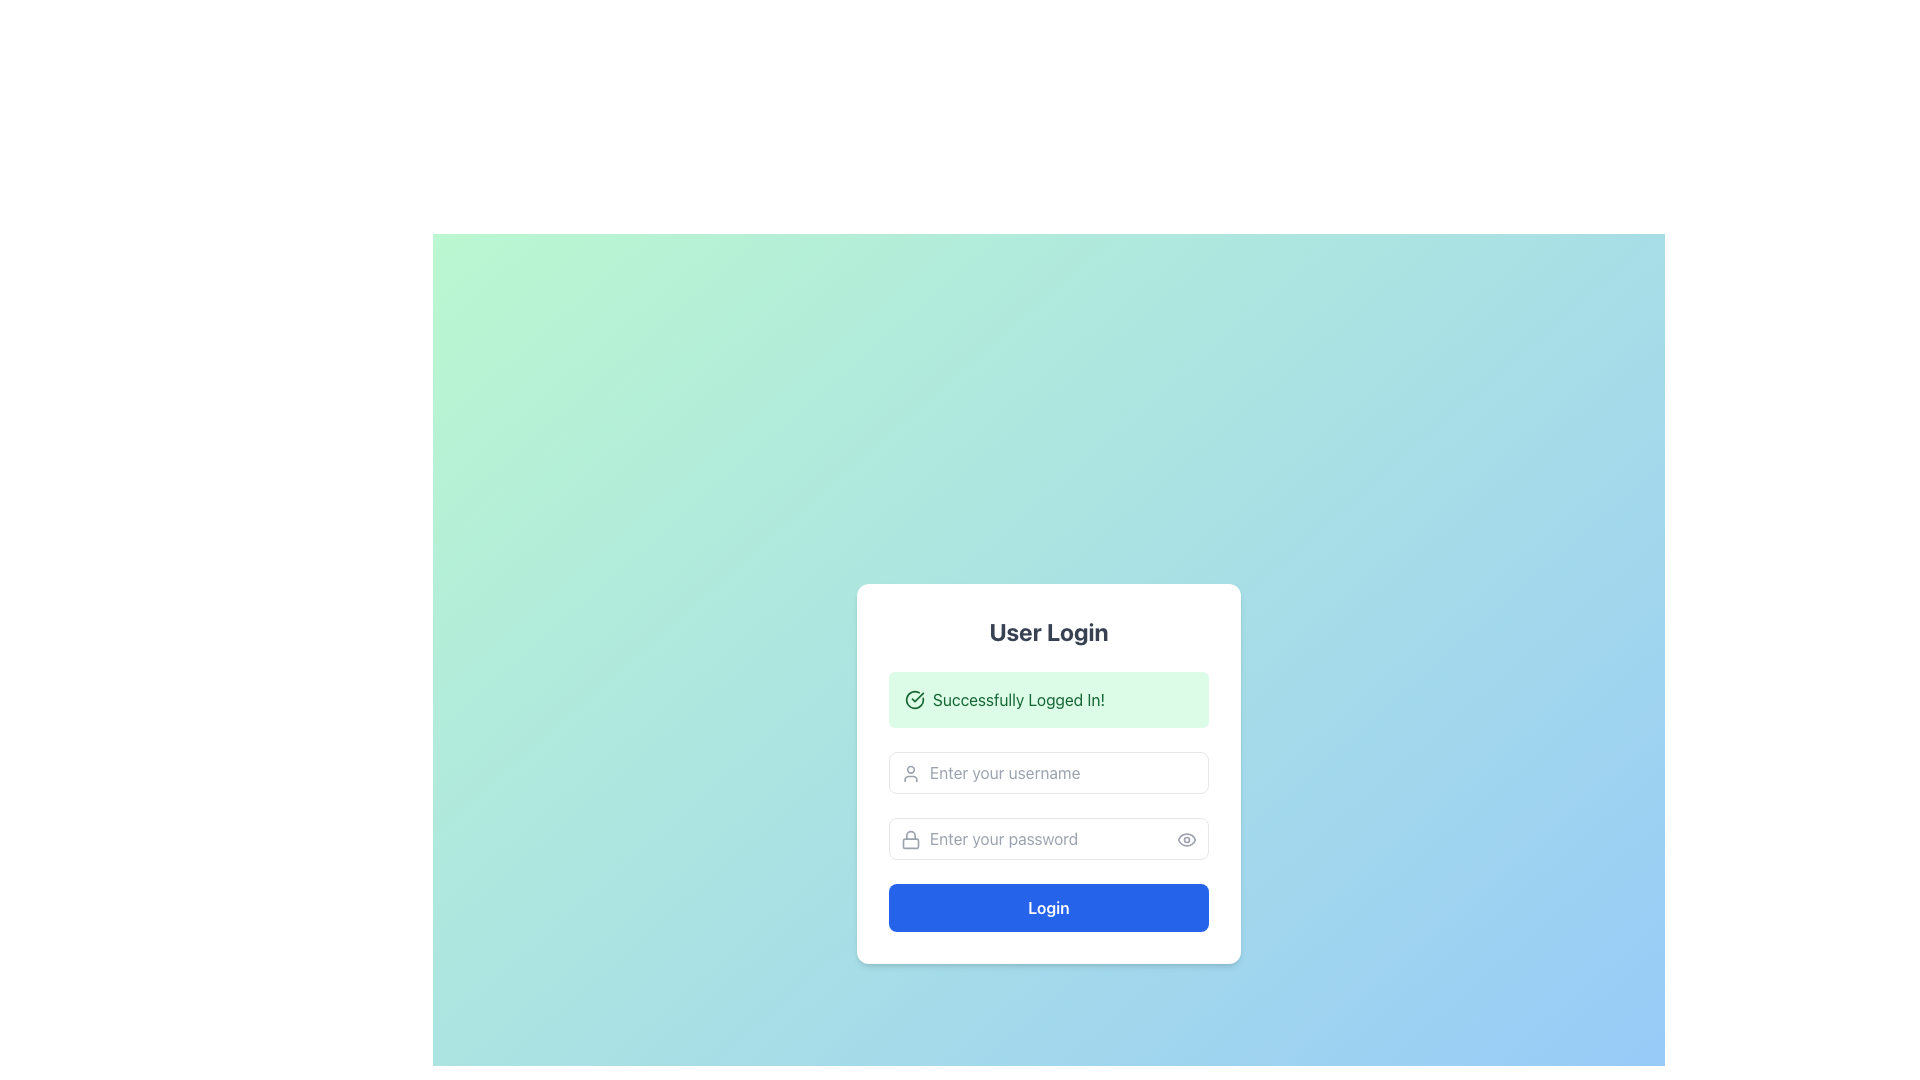  What do you see at coordinates (1048, 907) in the screenshot?
I see `the blue rounded Submit Button labeled 'Login'` at bounding box center [1048, 907].